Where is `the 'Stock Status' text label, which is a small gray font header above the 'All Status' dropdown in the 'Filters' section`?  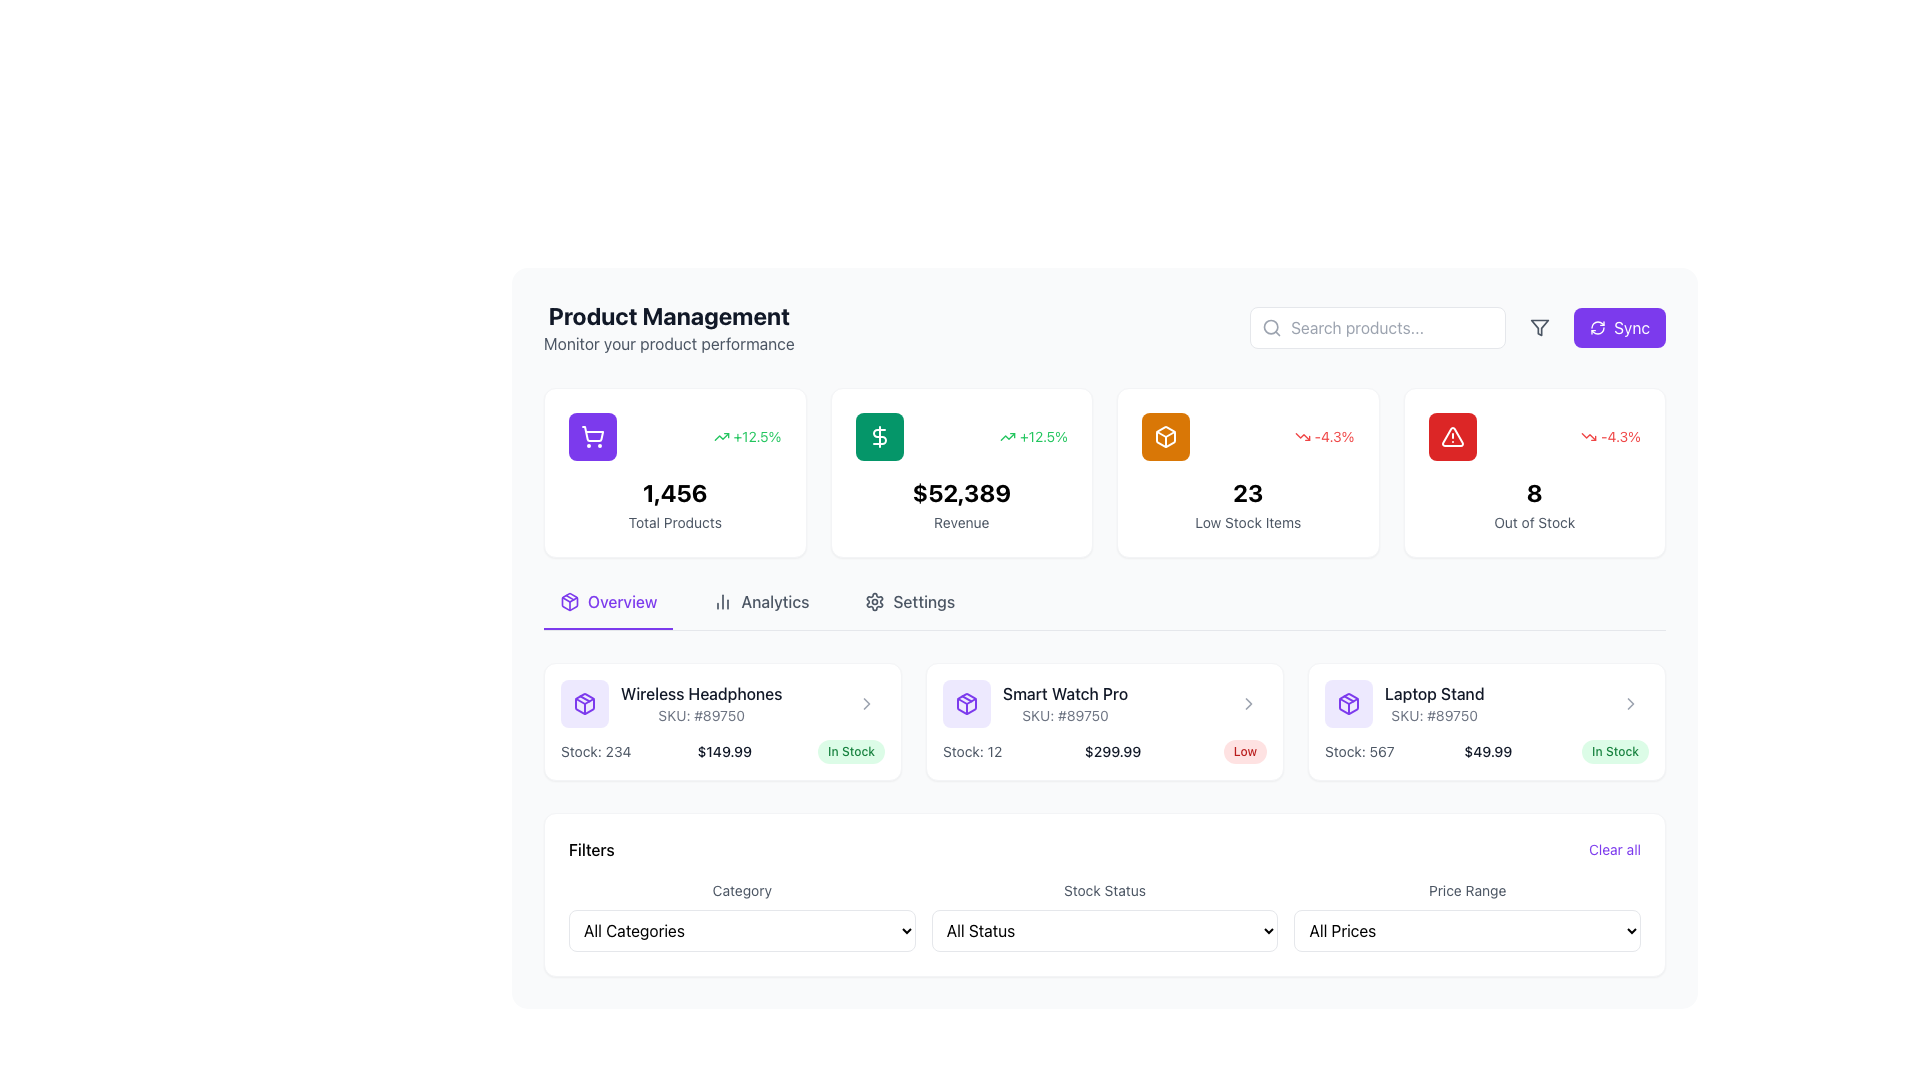
the 'Stock Status' text label, which is a small gray font header above the 'All Status' dropdown in the 'Filters' section is located at coordinates (1103, 889).